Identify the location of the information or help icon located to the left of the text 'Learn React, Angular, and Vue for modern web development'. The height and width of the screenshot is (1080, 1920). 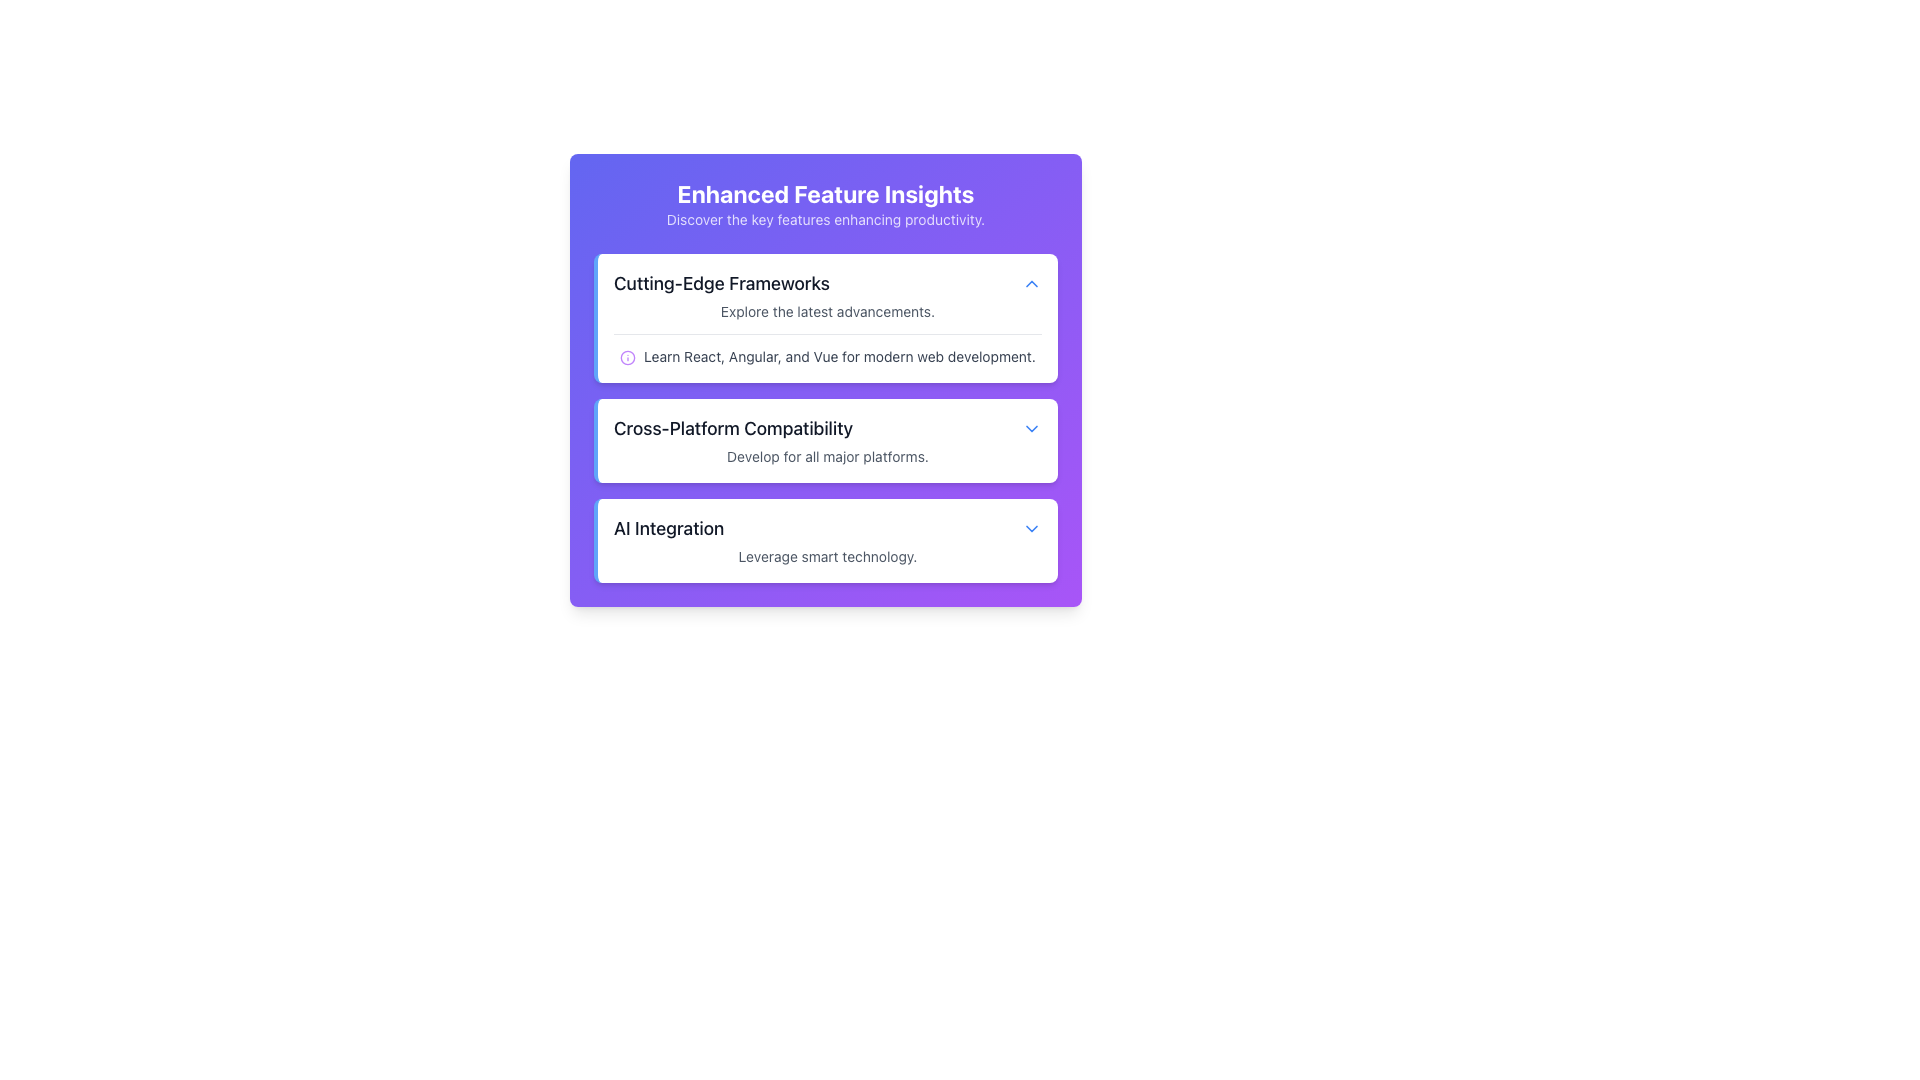
(627, 357).